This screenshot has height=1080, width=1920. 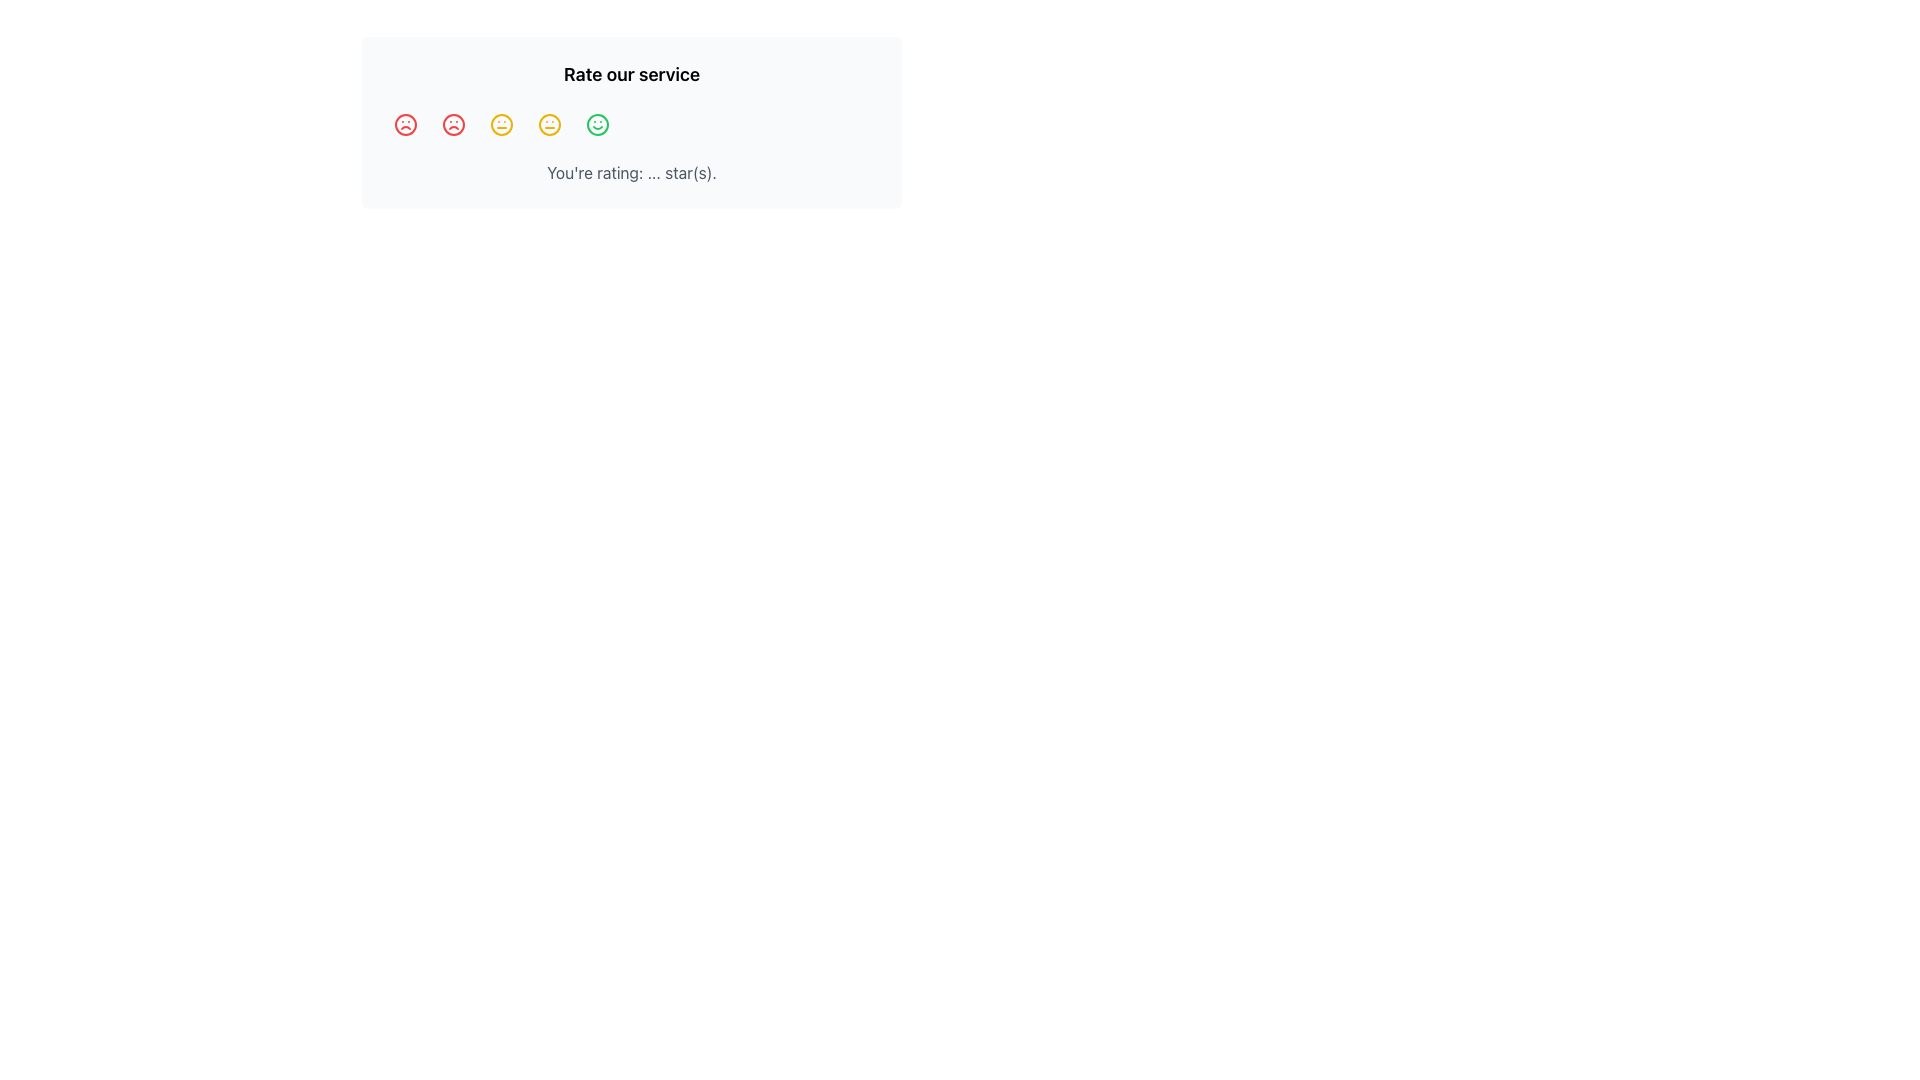 I want to click on circular outline SVG element that is part of the smiley face graphic, positioned in the fourth position in a row of similar icons for rating purposes, so click(x=597, y=124).